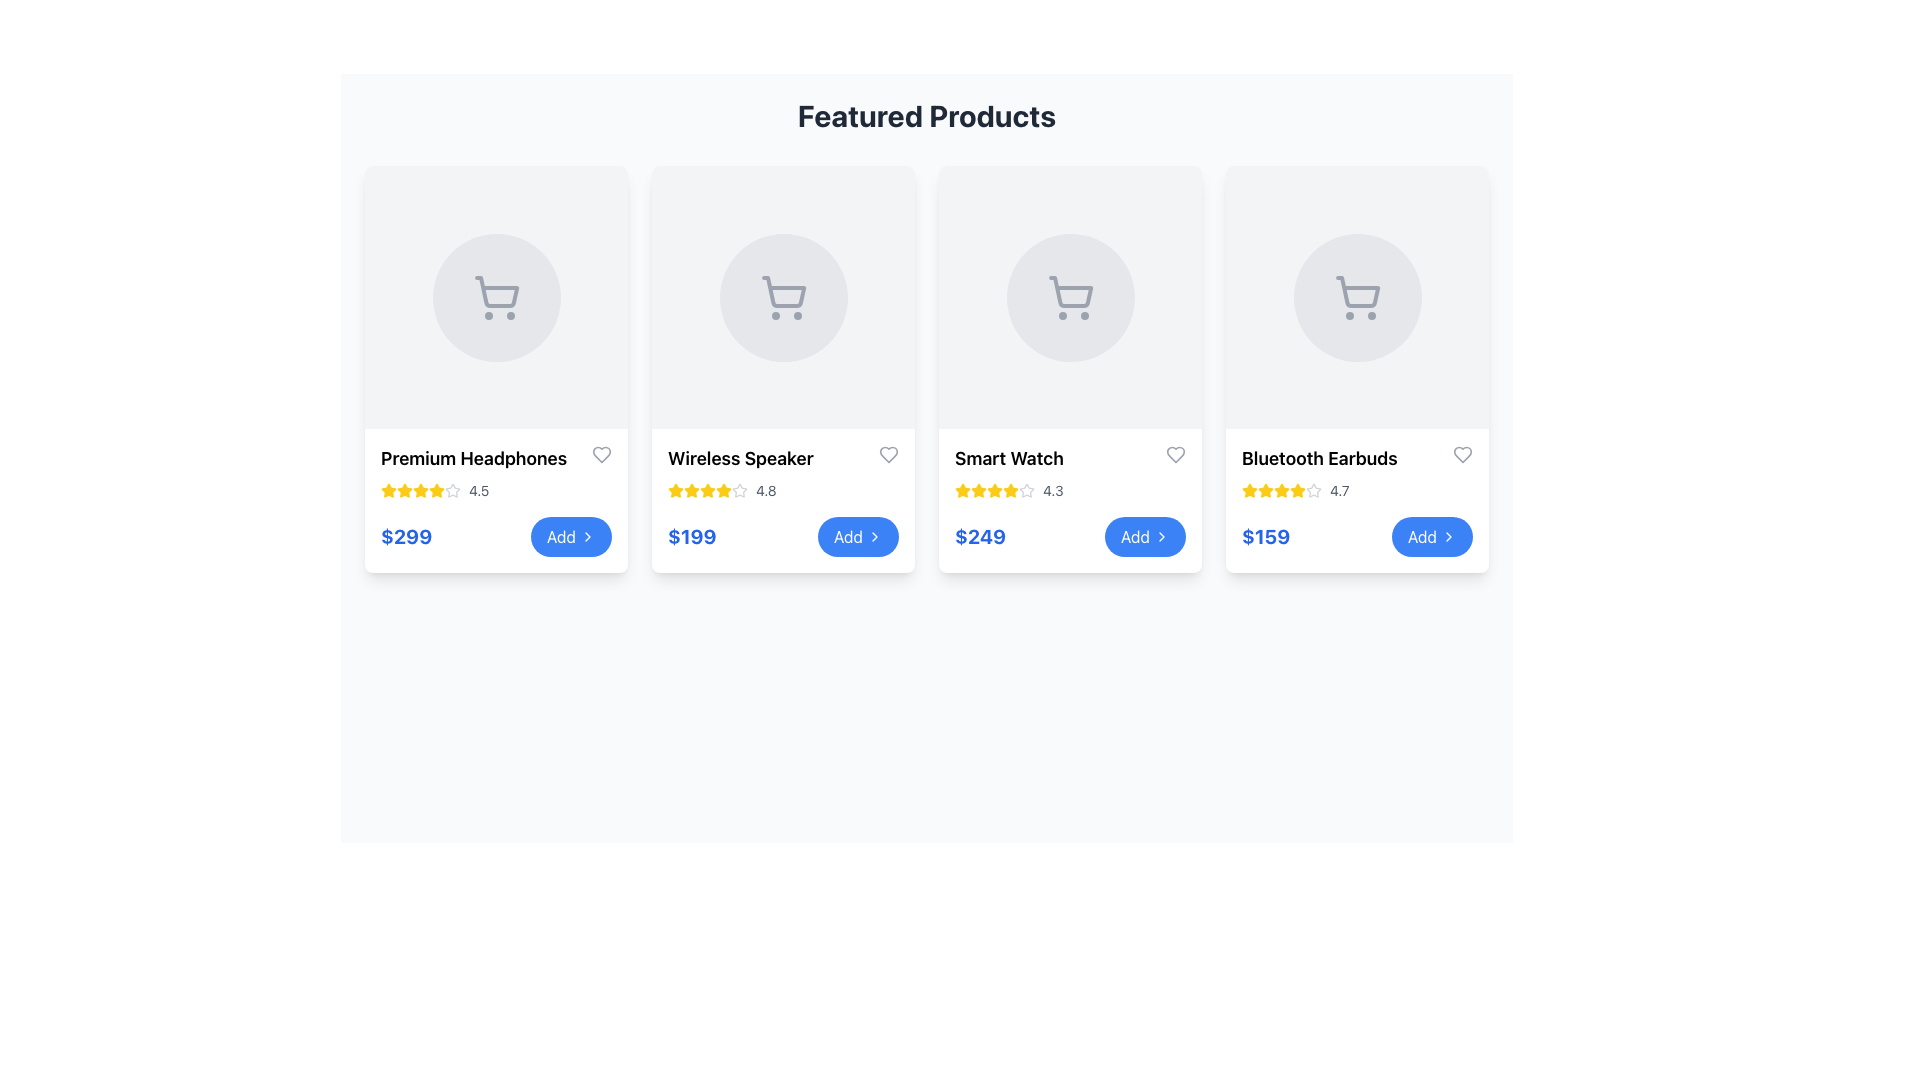 Image resolution: width=1920 pixels, height=1080 pixels. I want to click on the second star icon representing the rating of the Wireless Speaker in the Featured Products section, so click(691, 490).